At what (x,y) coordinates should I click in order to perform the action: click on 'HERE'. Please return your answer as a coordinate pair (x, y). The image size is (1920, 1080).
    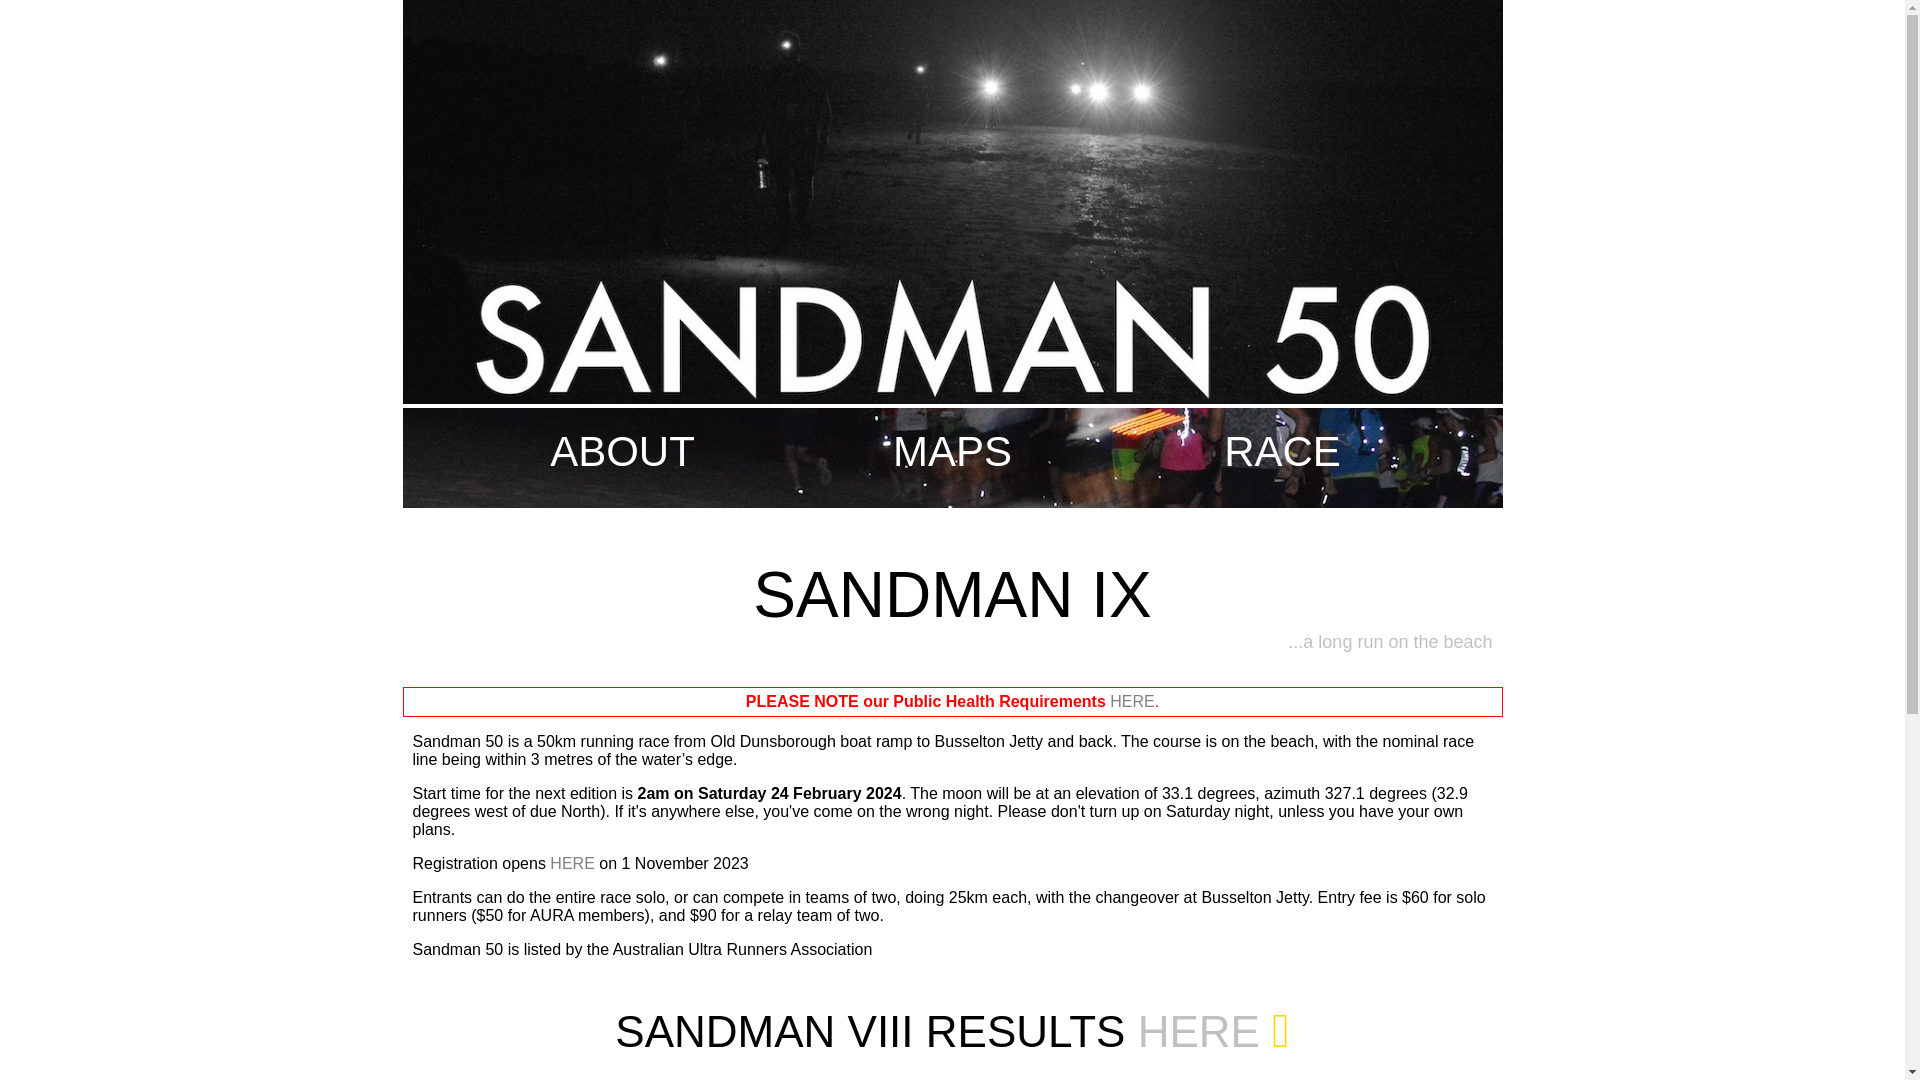
    Looking at the image, I should click on (1132, 700).